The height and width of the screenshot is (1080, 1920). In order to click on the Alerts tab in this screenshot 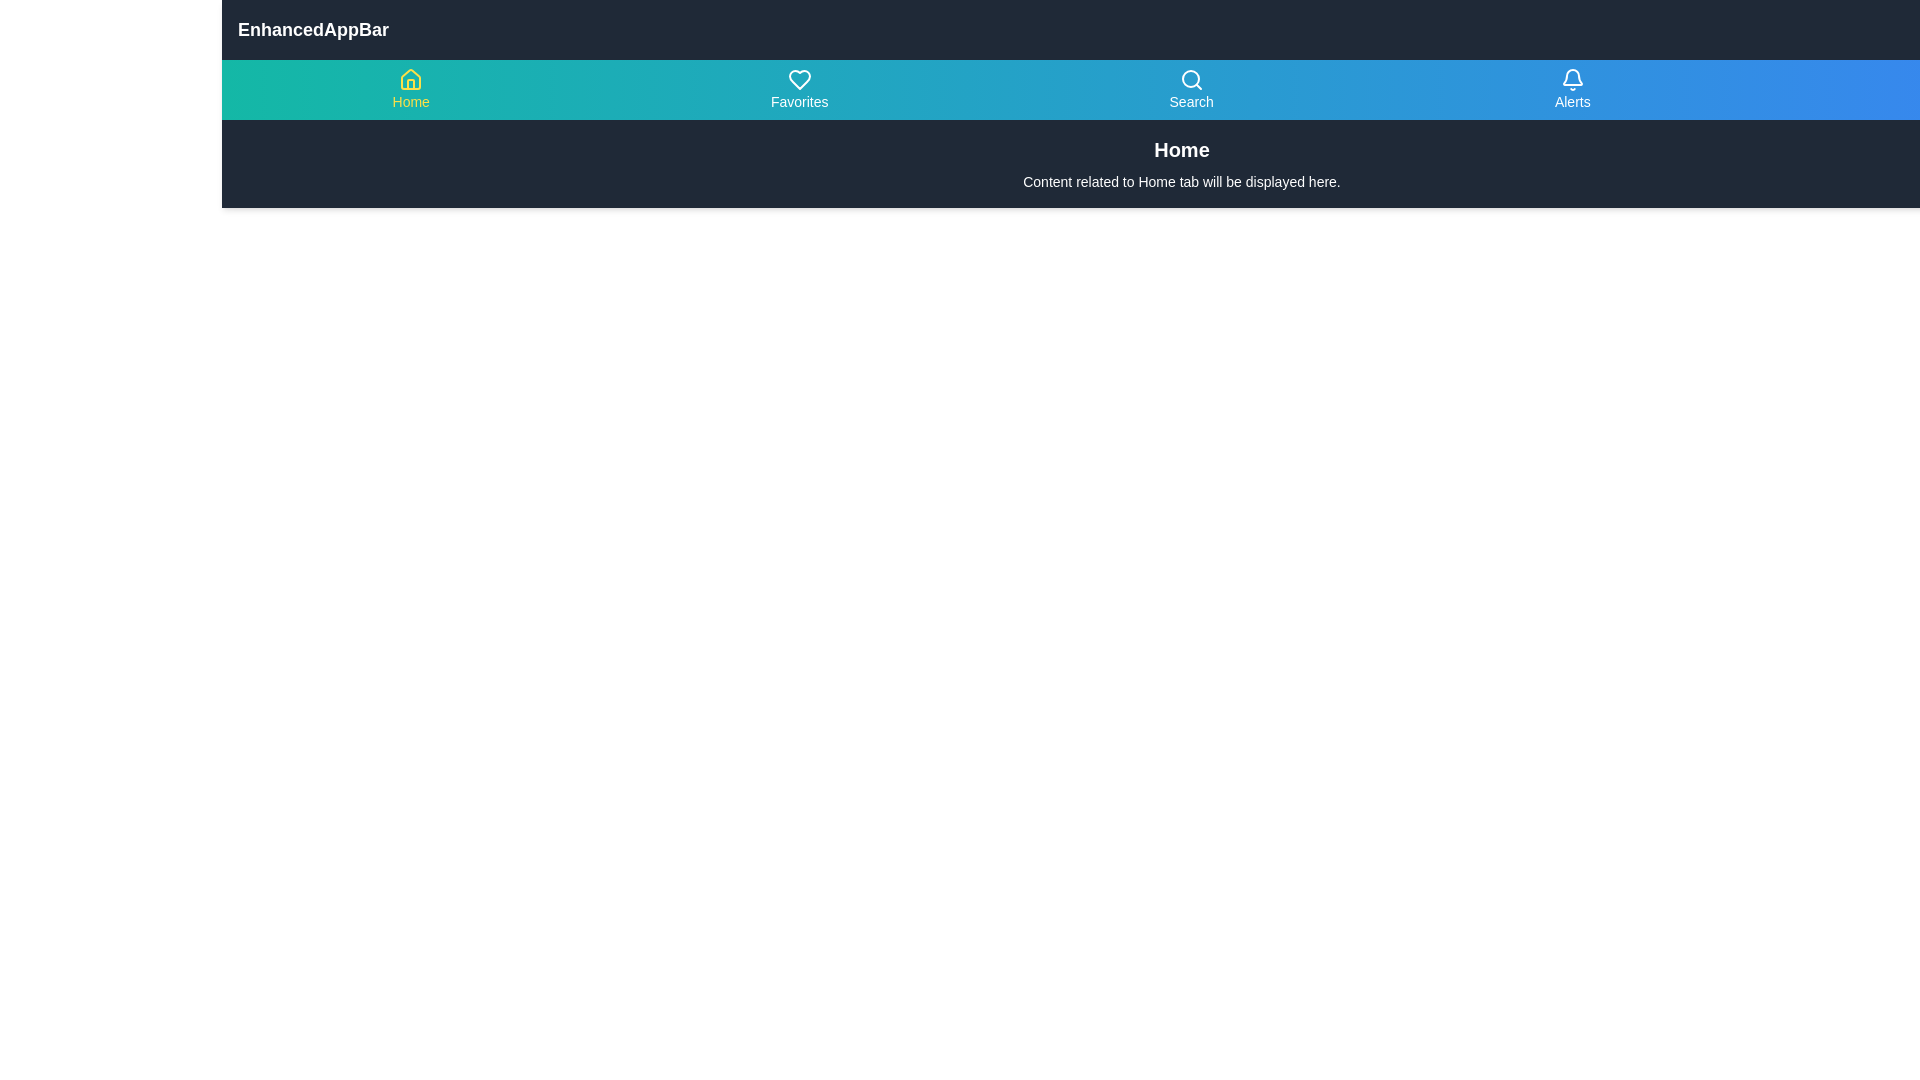, I will do `click(1572, 88)`.